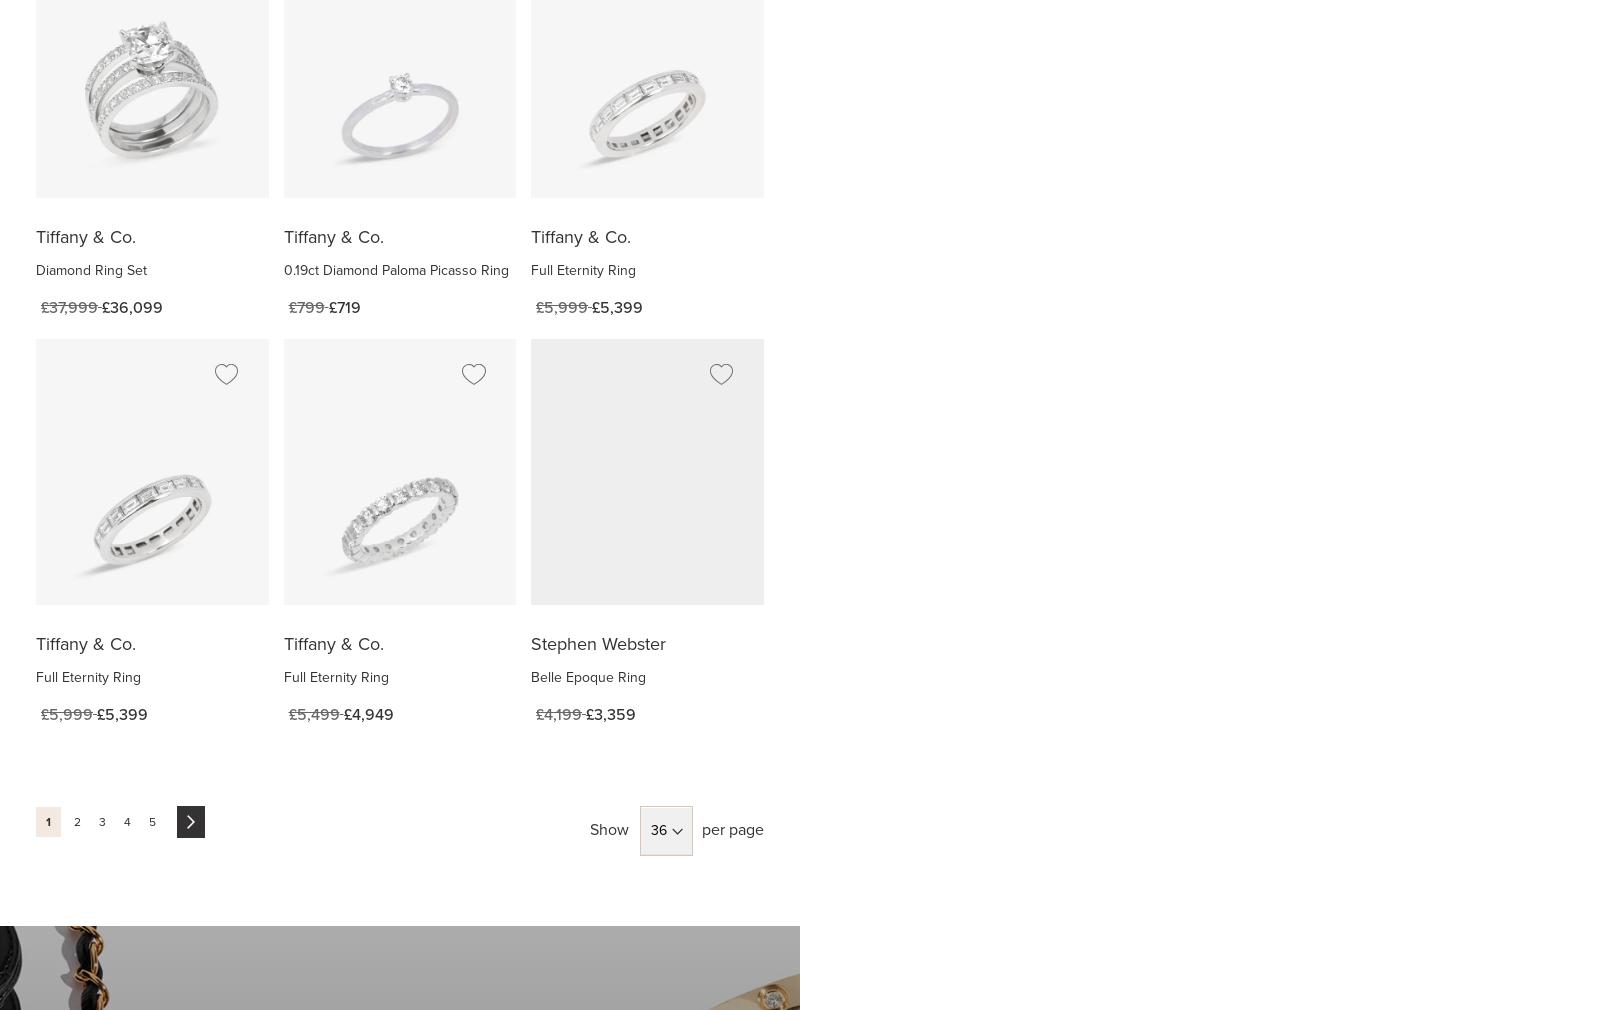 The height and width of the screenshot is (1010, 1600). I want to click on '£5,499', so click(313, 713).